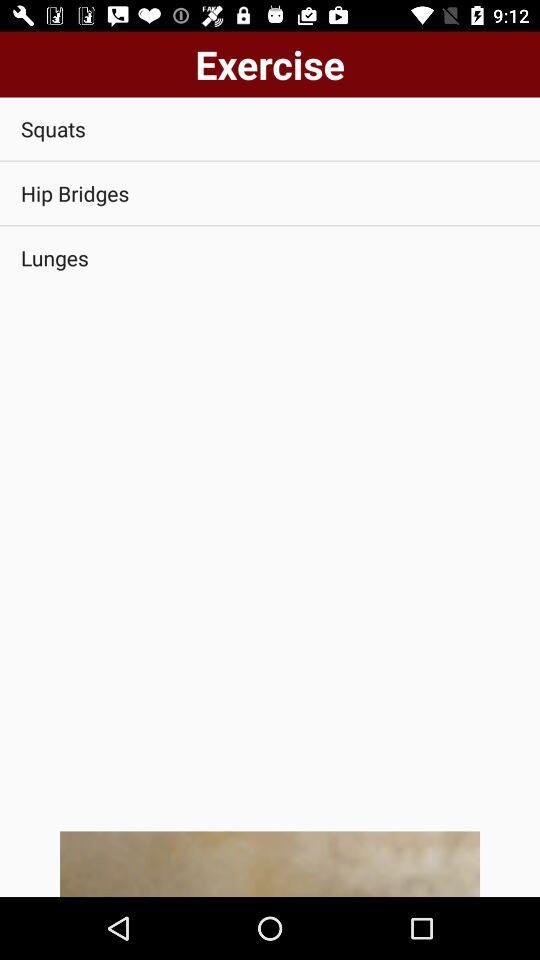 The width and height of the screenshot is (540, 960). I want to click on the hip bridges app, so click(270, 193).